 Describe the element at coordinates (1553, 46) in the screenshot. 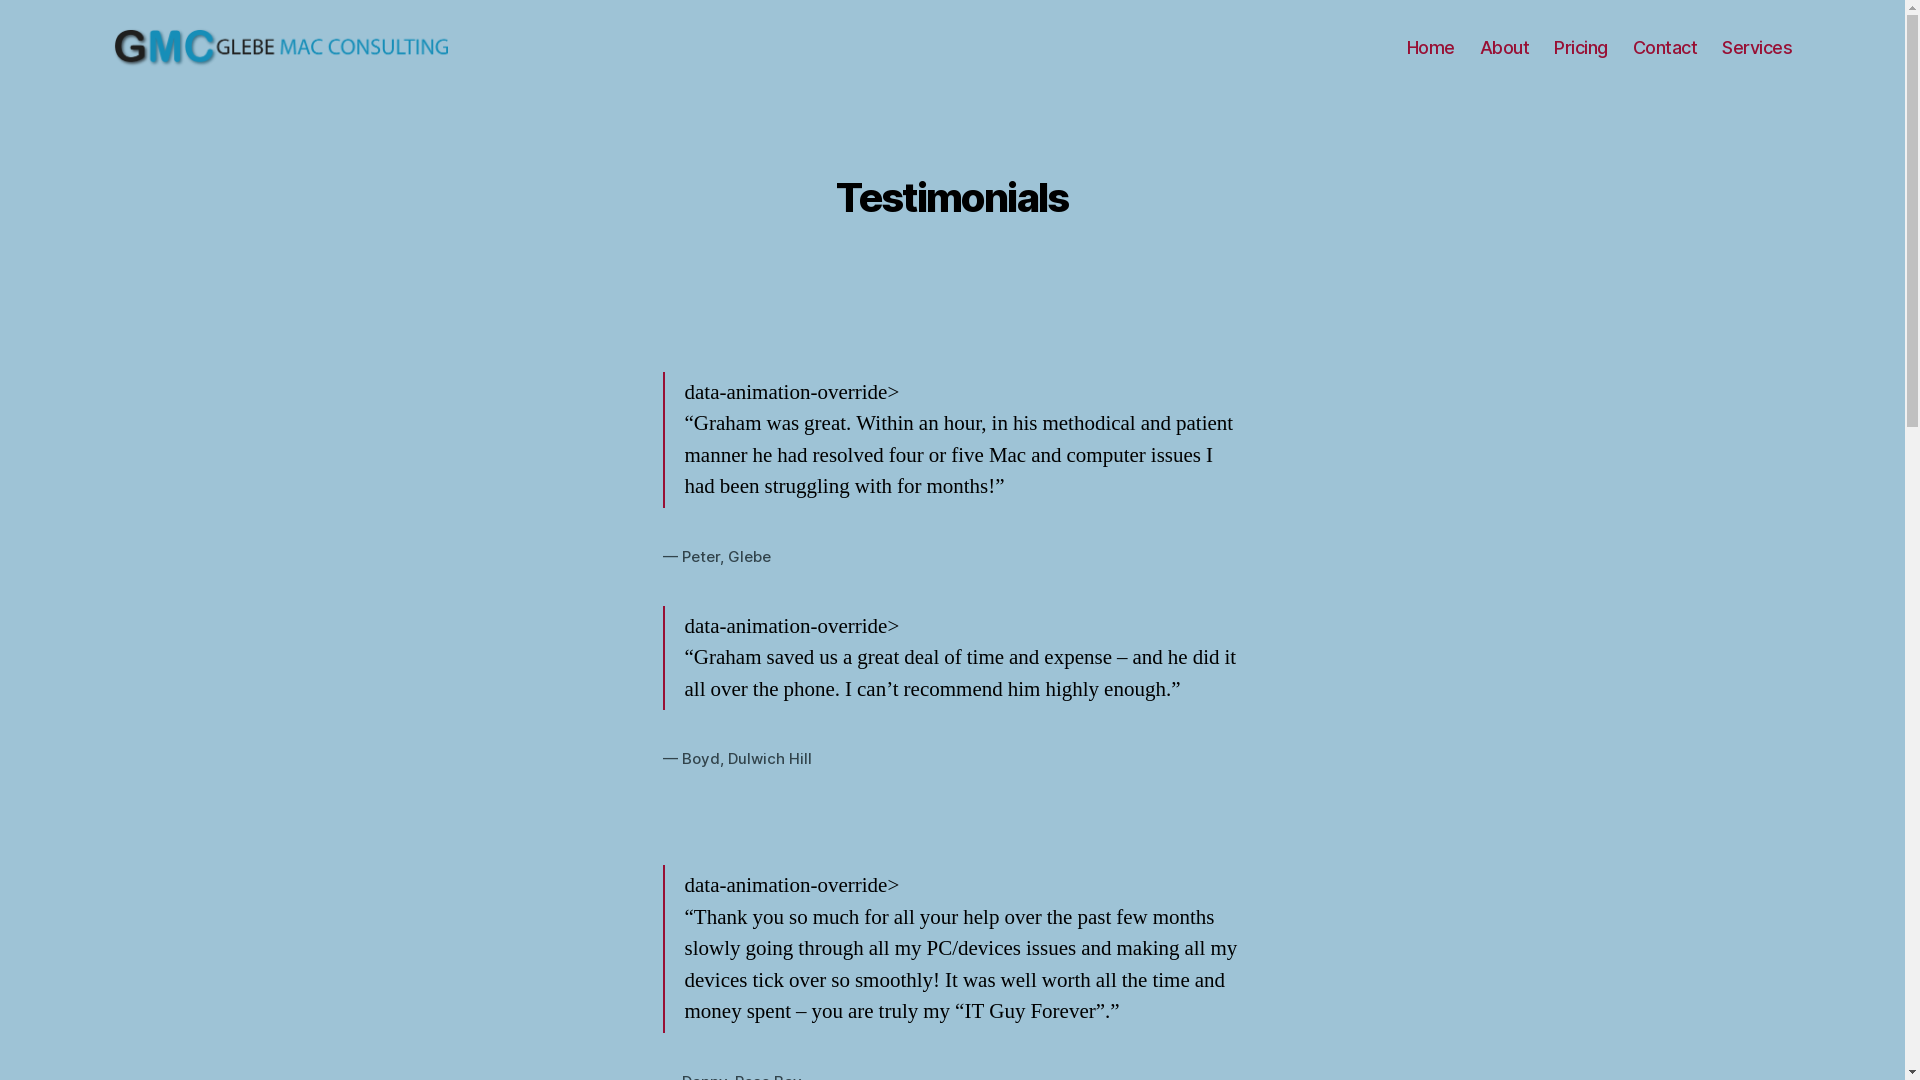

I see `'Pricing'` at that location.